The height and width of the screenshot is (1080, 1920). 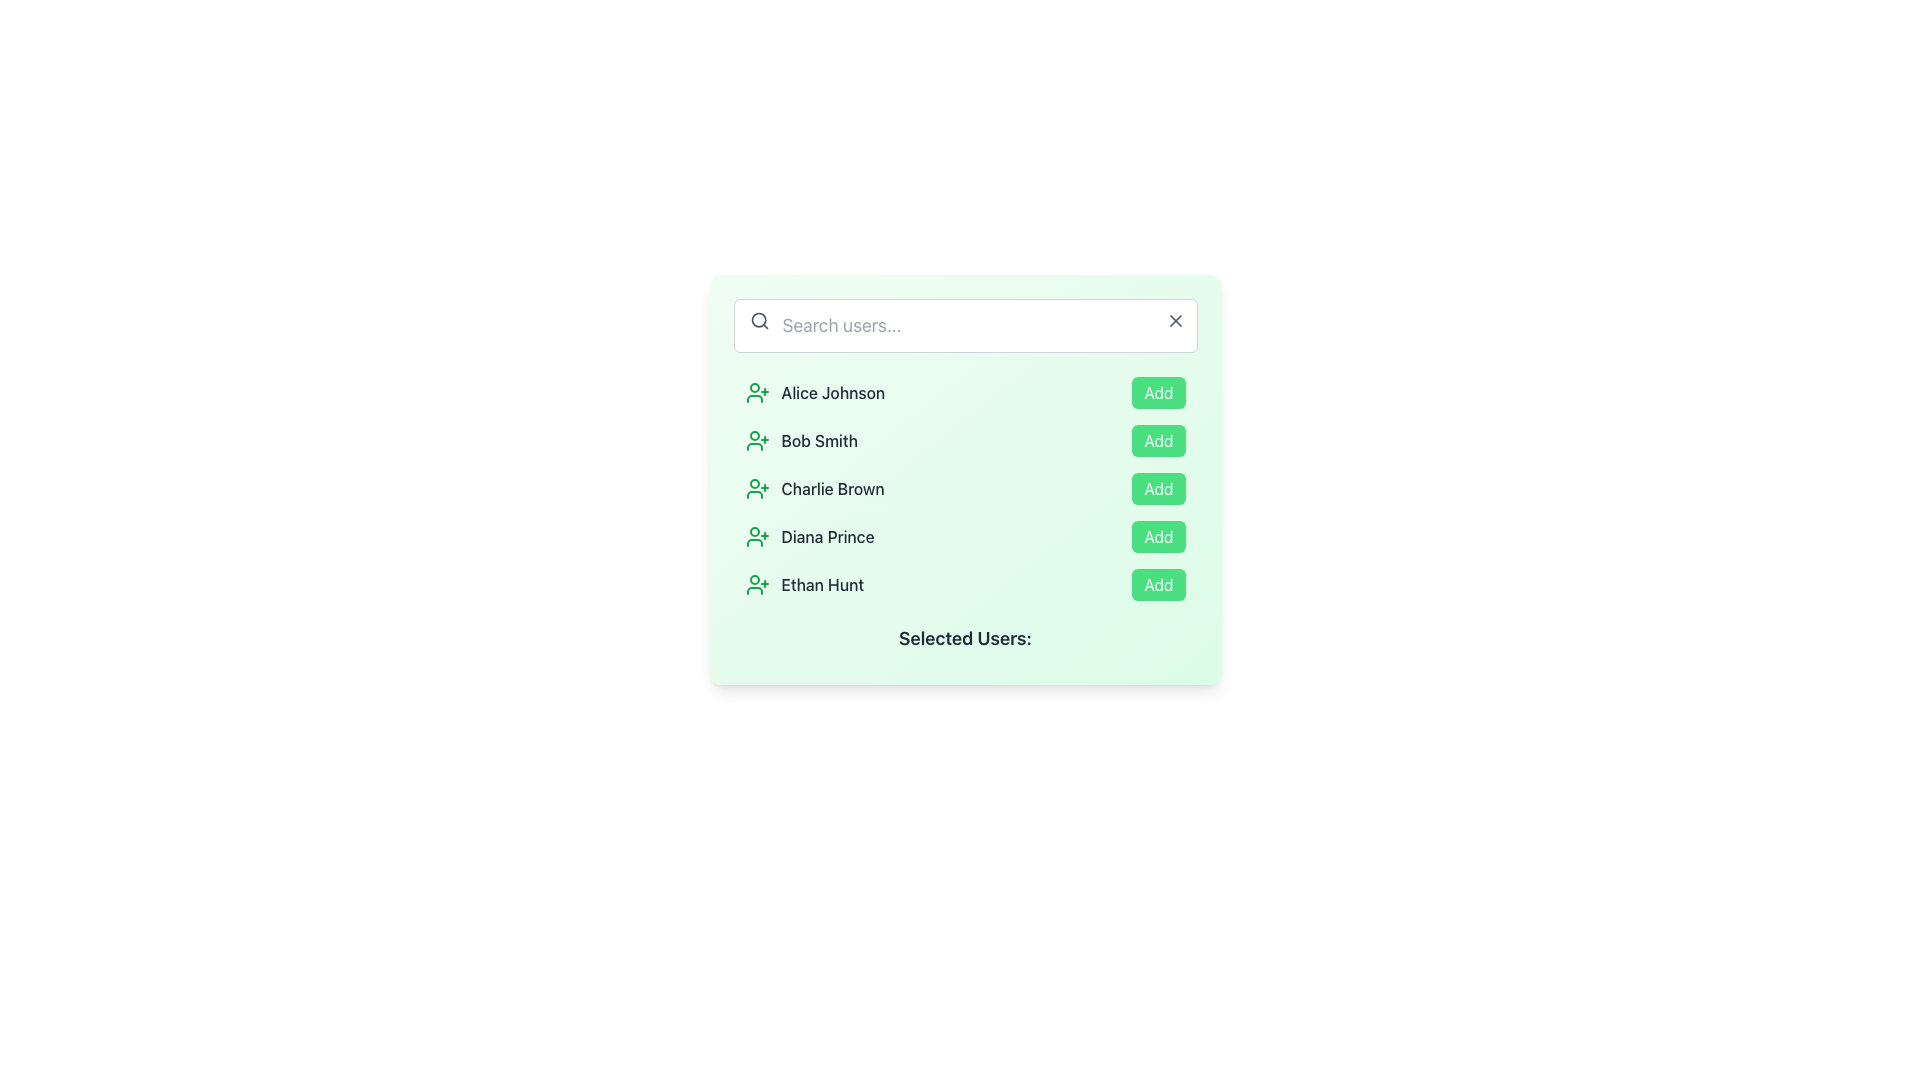 I want to click on the clear button in the top-right corner of the search input field to potentially display a tooltip, so click(x=1175, y=319).